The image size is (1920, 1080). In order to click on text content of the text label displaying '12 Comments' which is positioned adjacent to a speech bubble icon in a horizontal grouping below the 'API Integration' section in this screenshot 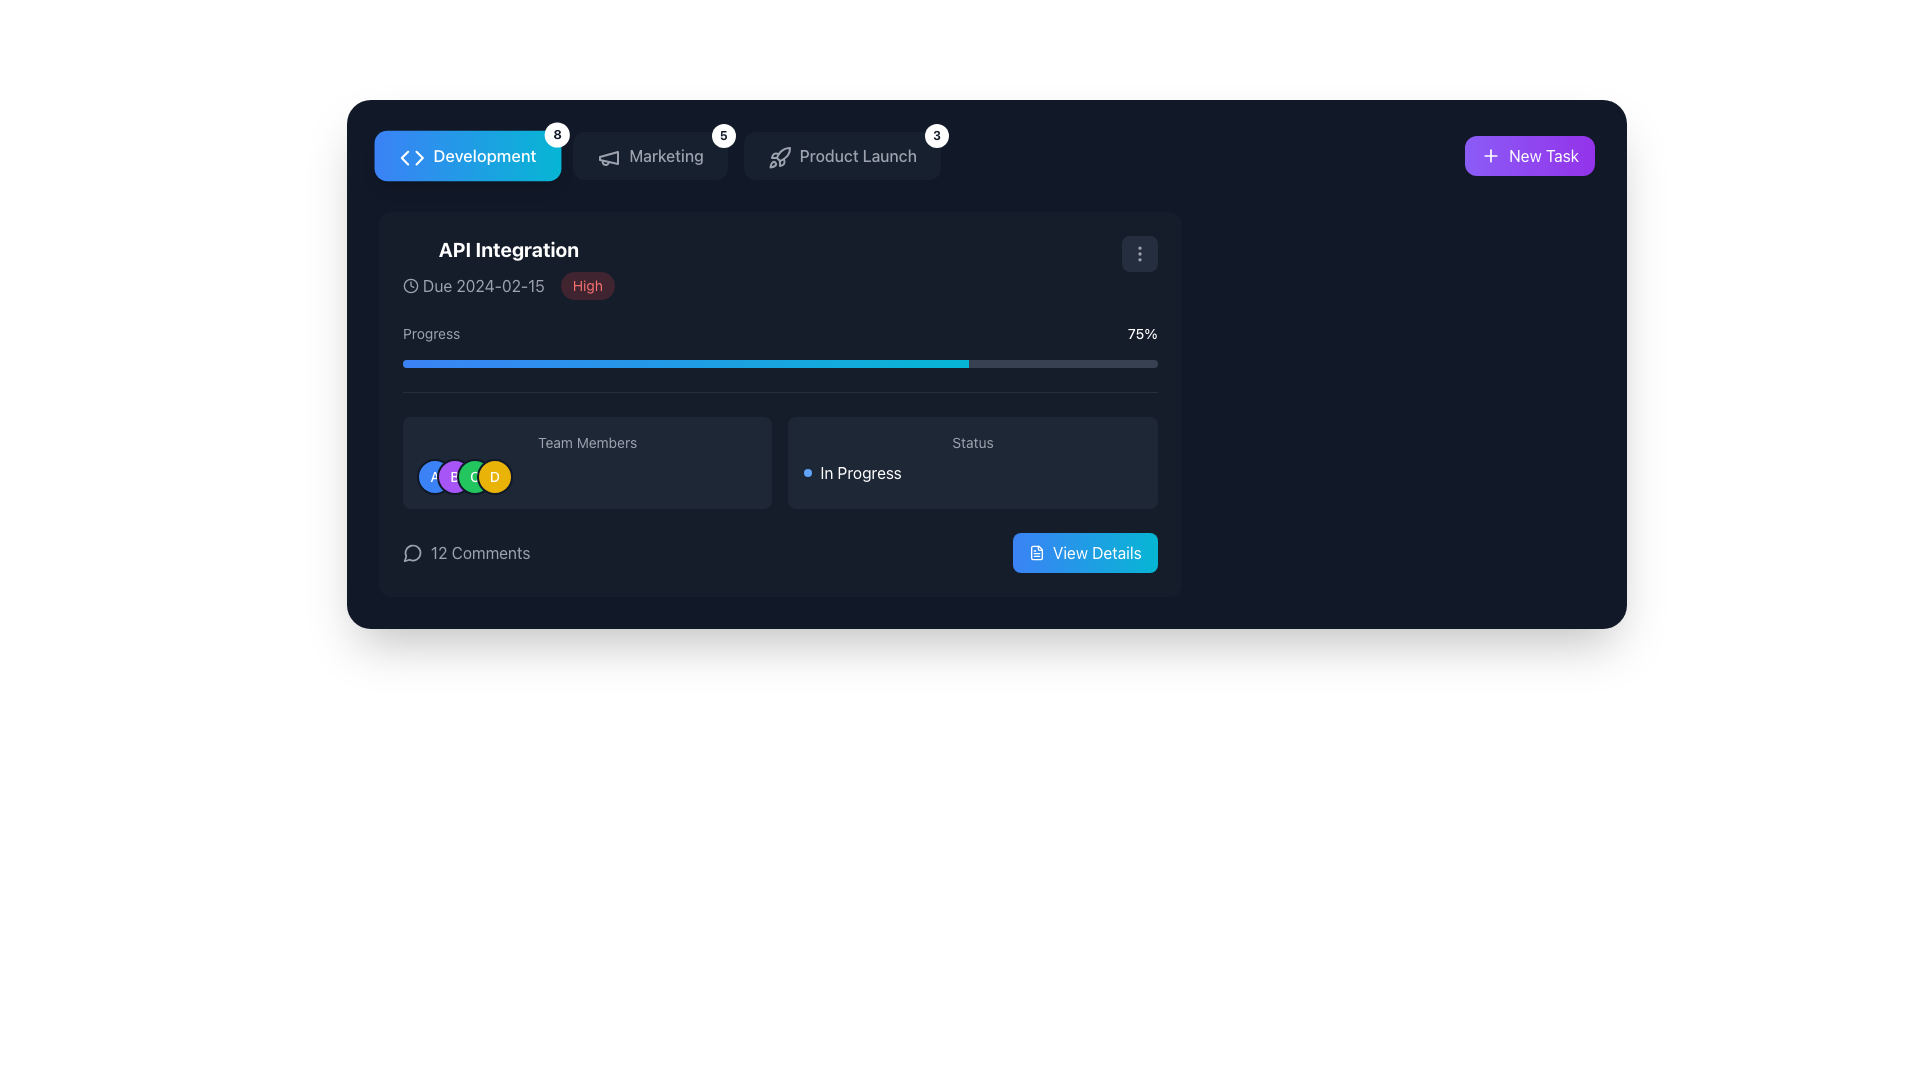, I will do `click(480, 552)`.